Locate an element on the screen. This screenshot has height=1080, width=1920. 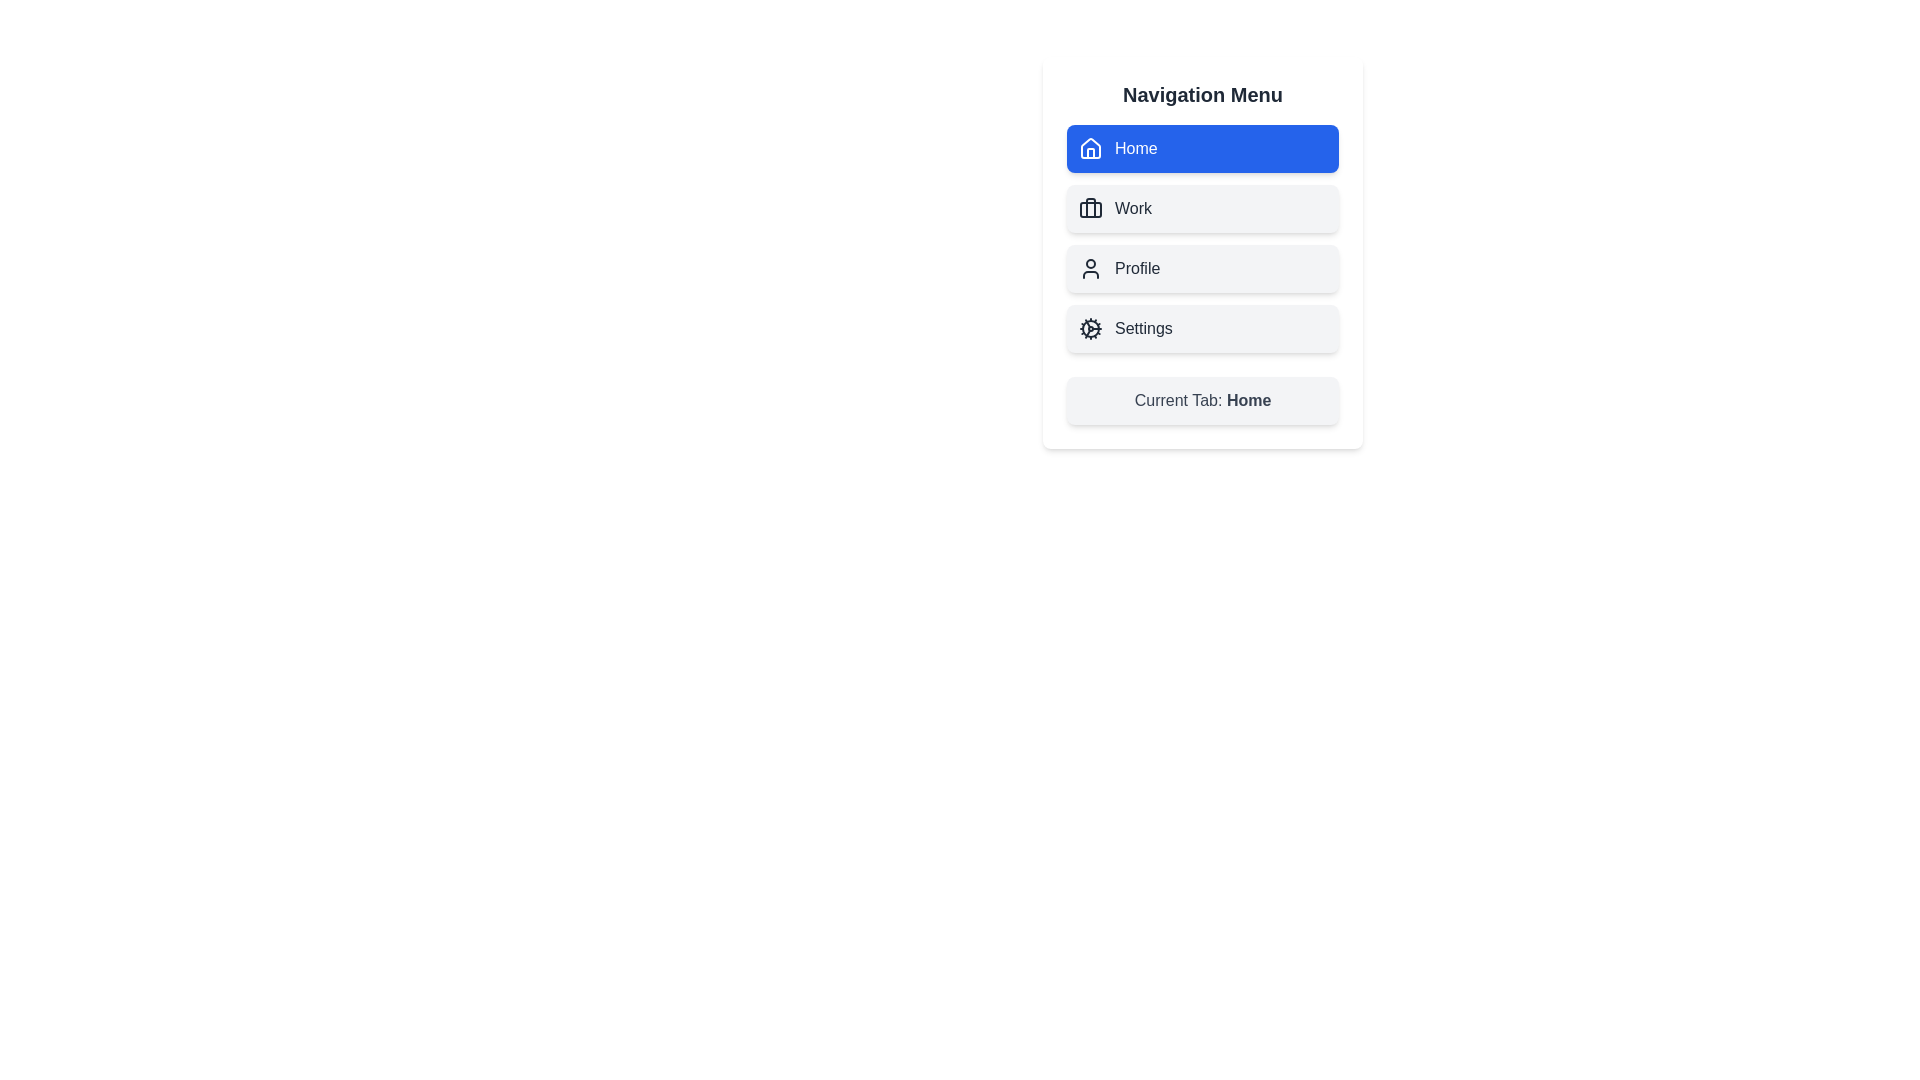
the menu item labeled Home is located at coordinates (1202, 148).